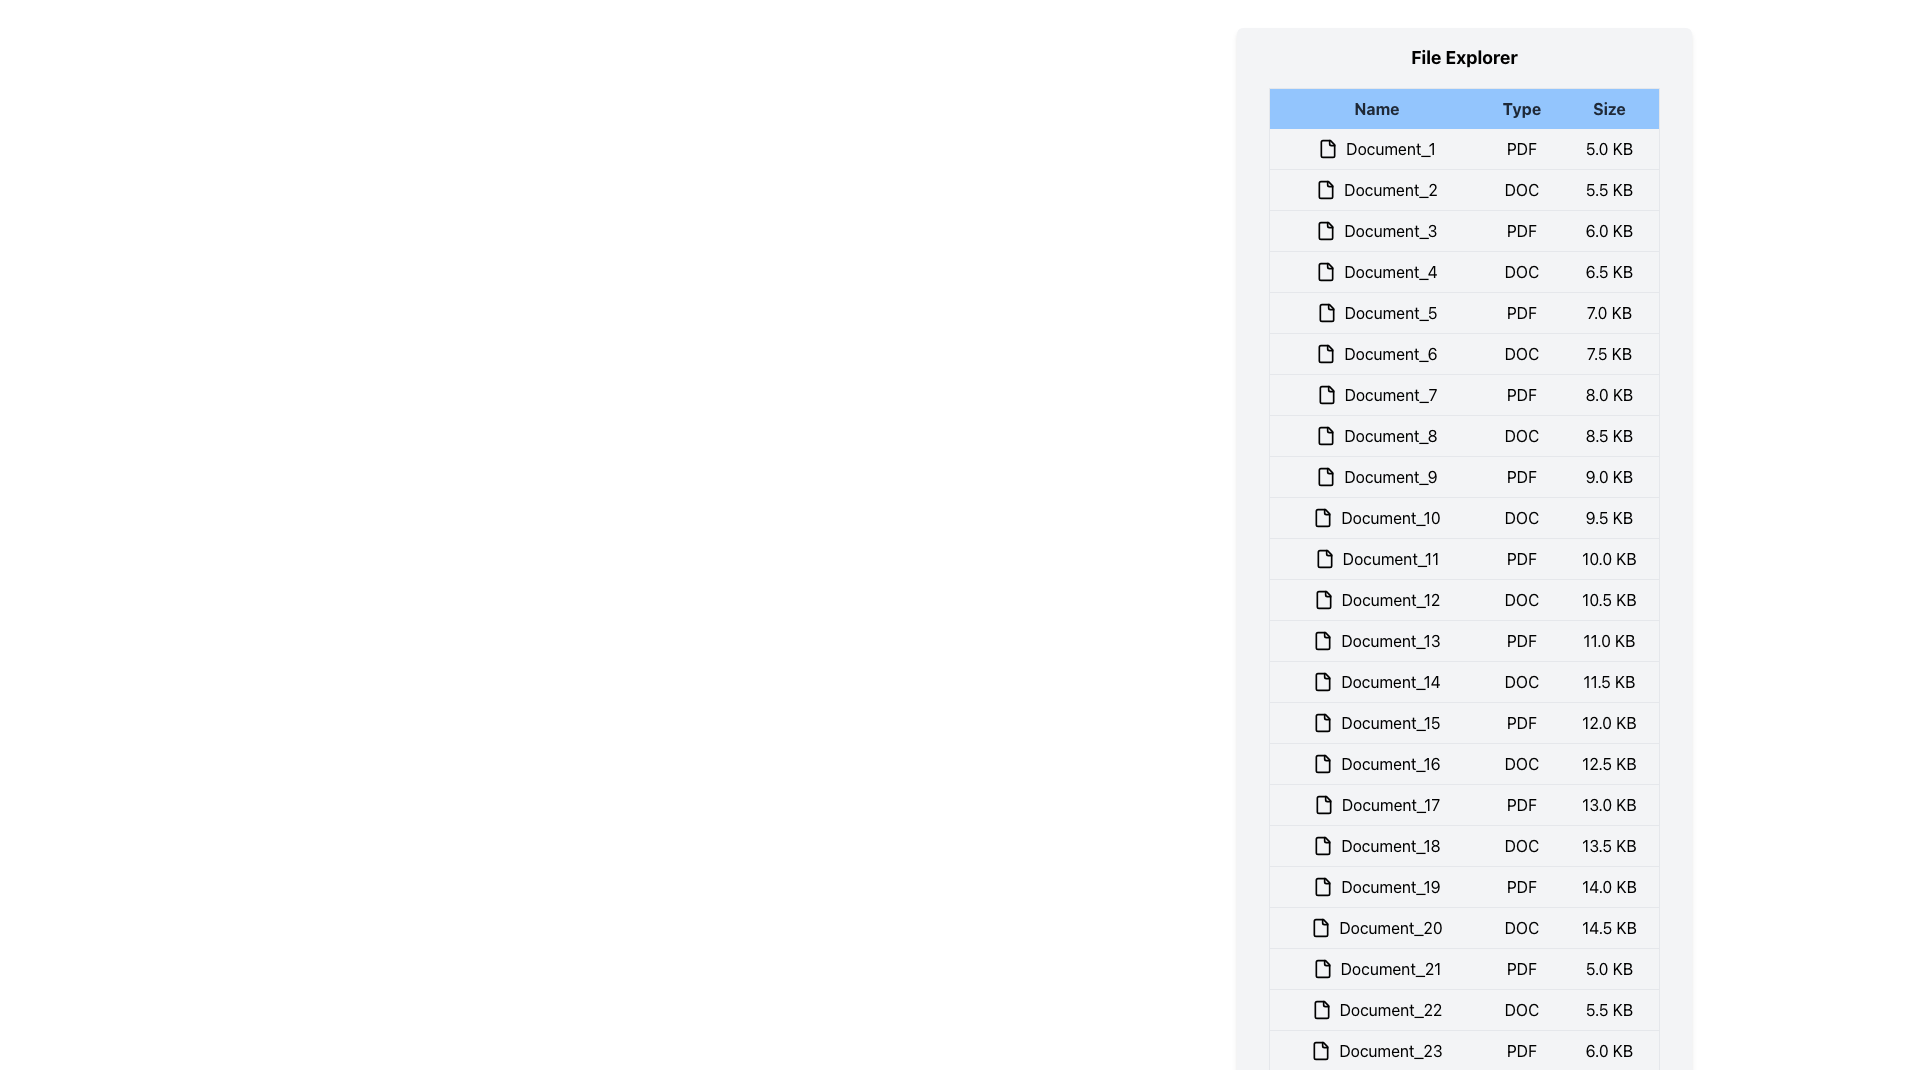  I want to click on the label displaying '11.5 KB', which indicates the file size of 'Document_14' in the file explorer interface, so click(1609, 681).